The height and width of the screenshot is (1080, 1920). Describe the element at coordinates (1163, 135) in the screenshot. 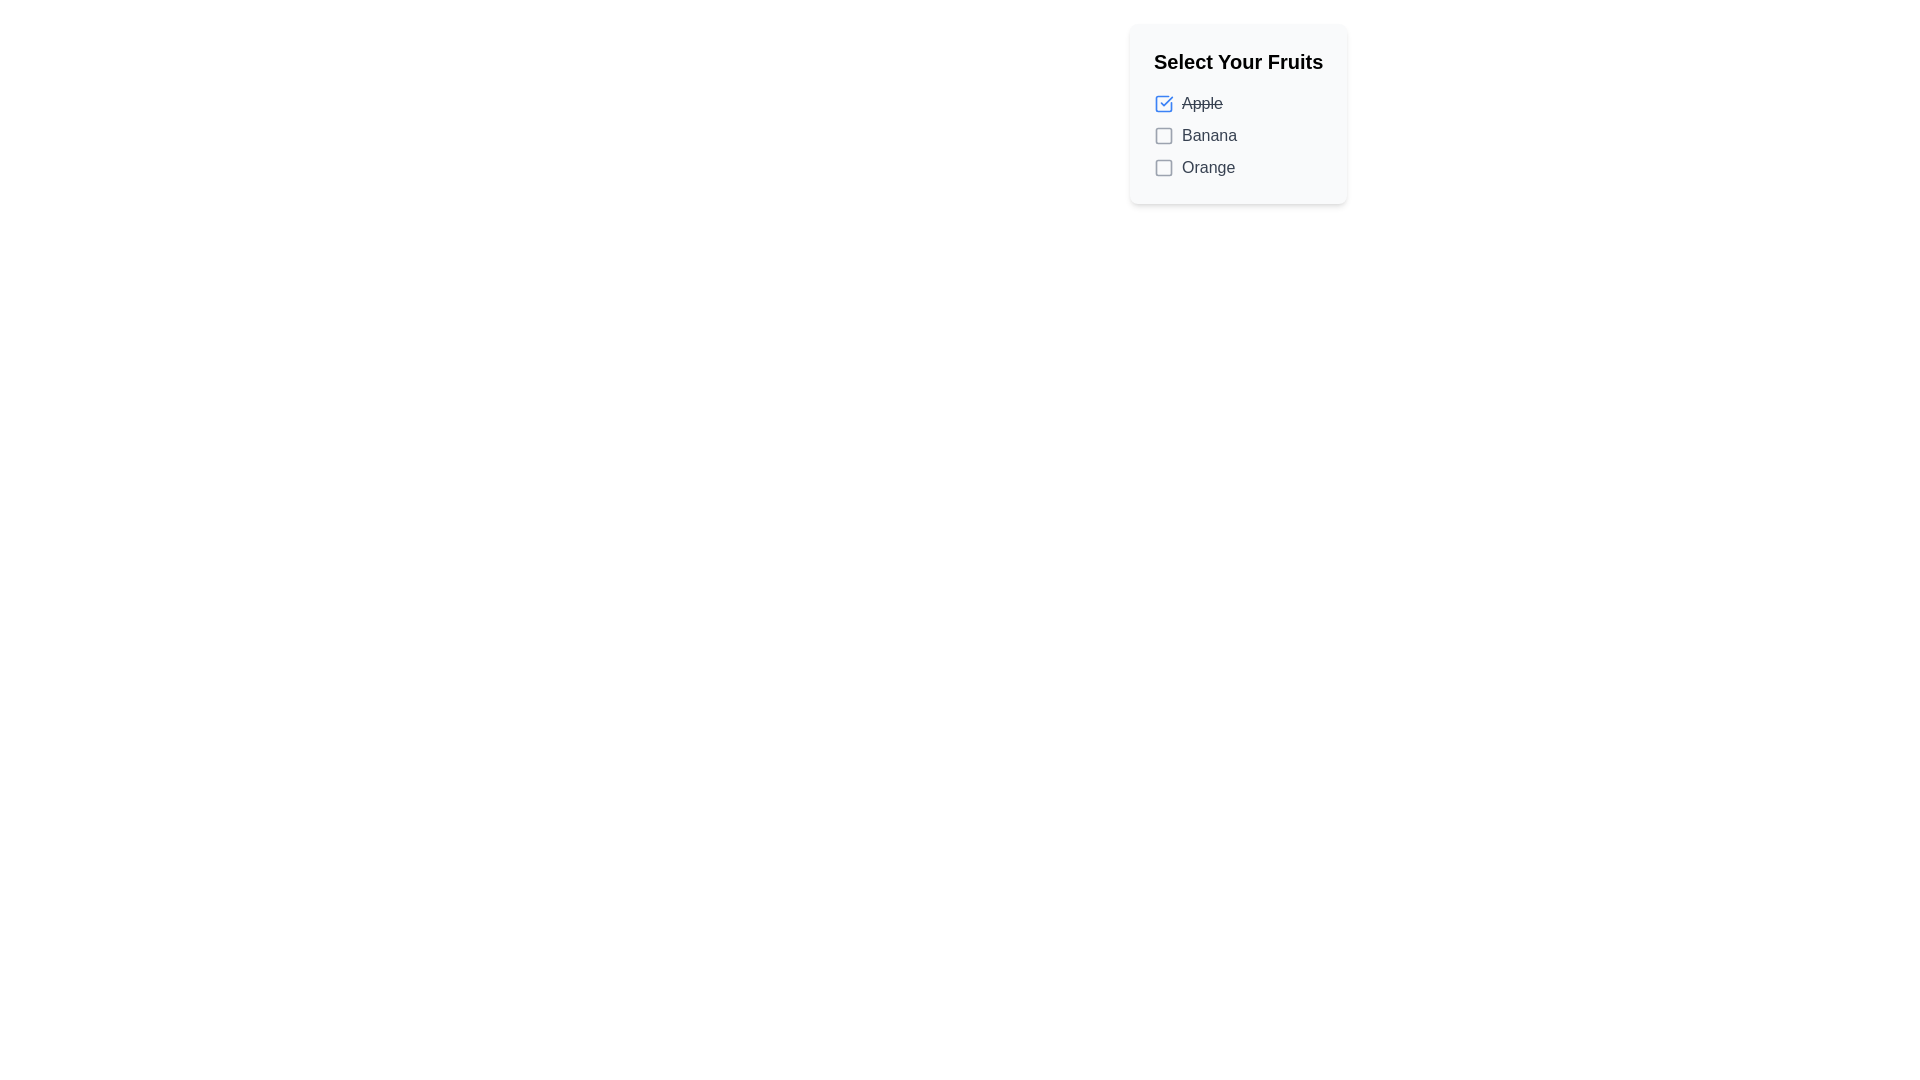

I see `the checkbox next to the label 'Banana' to check or uncheck it` at that location.